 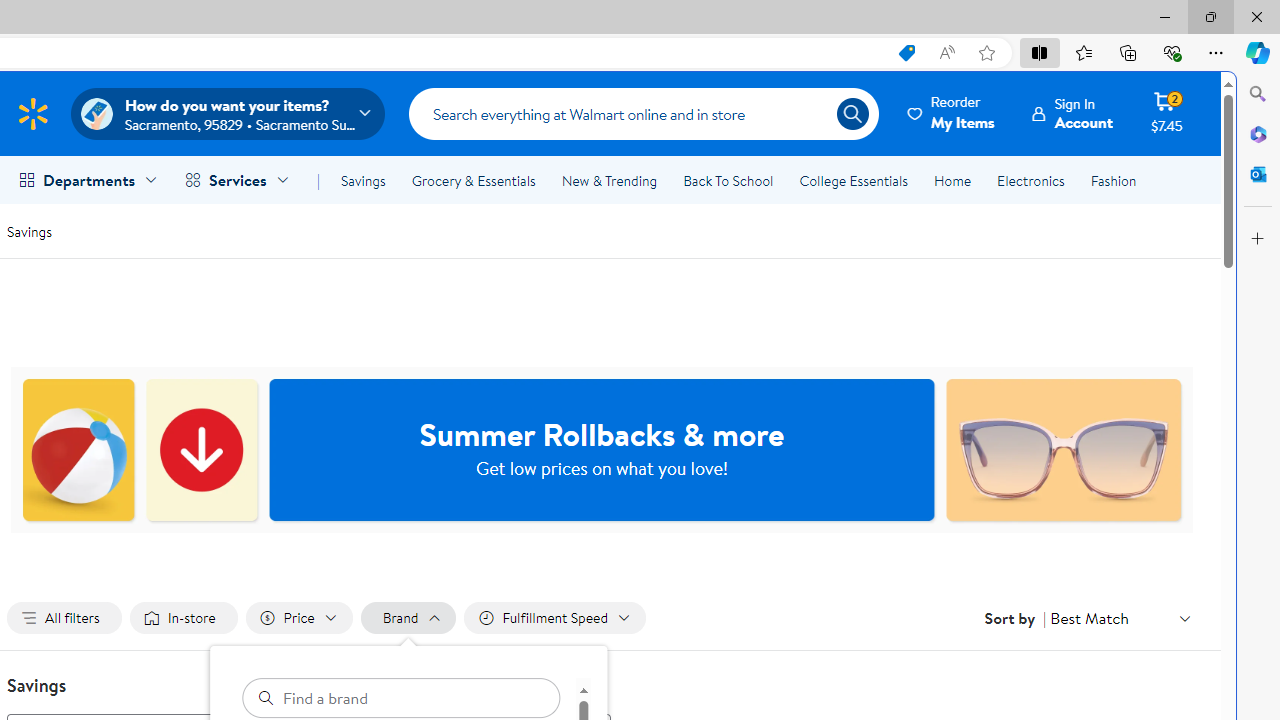 I want to click on 'Home', so click(x=951, y=181).